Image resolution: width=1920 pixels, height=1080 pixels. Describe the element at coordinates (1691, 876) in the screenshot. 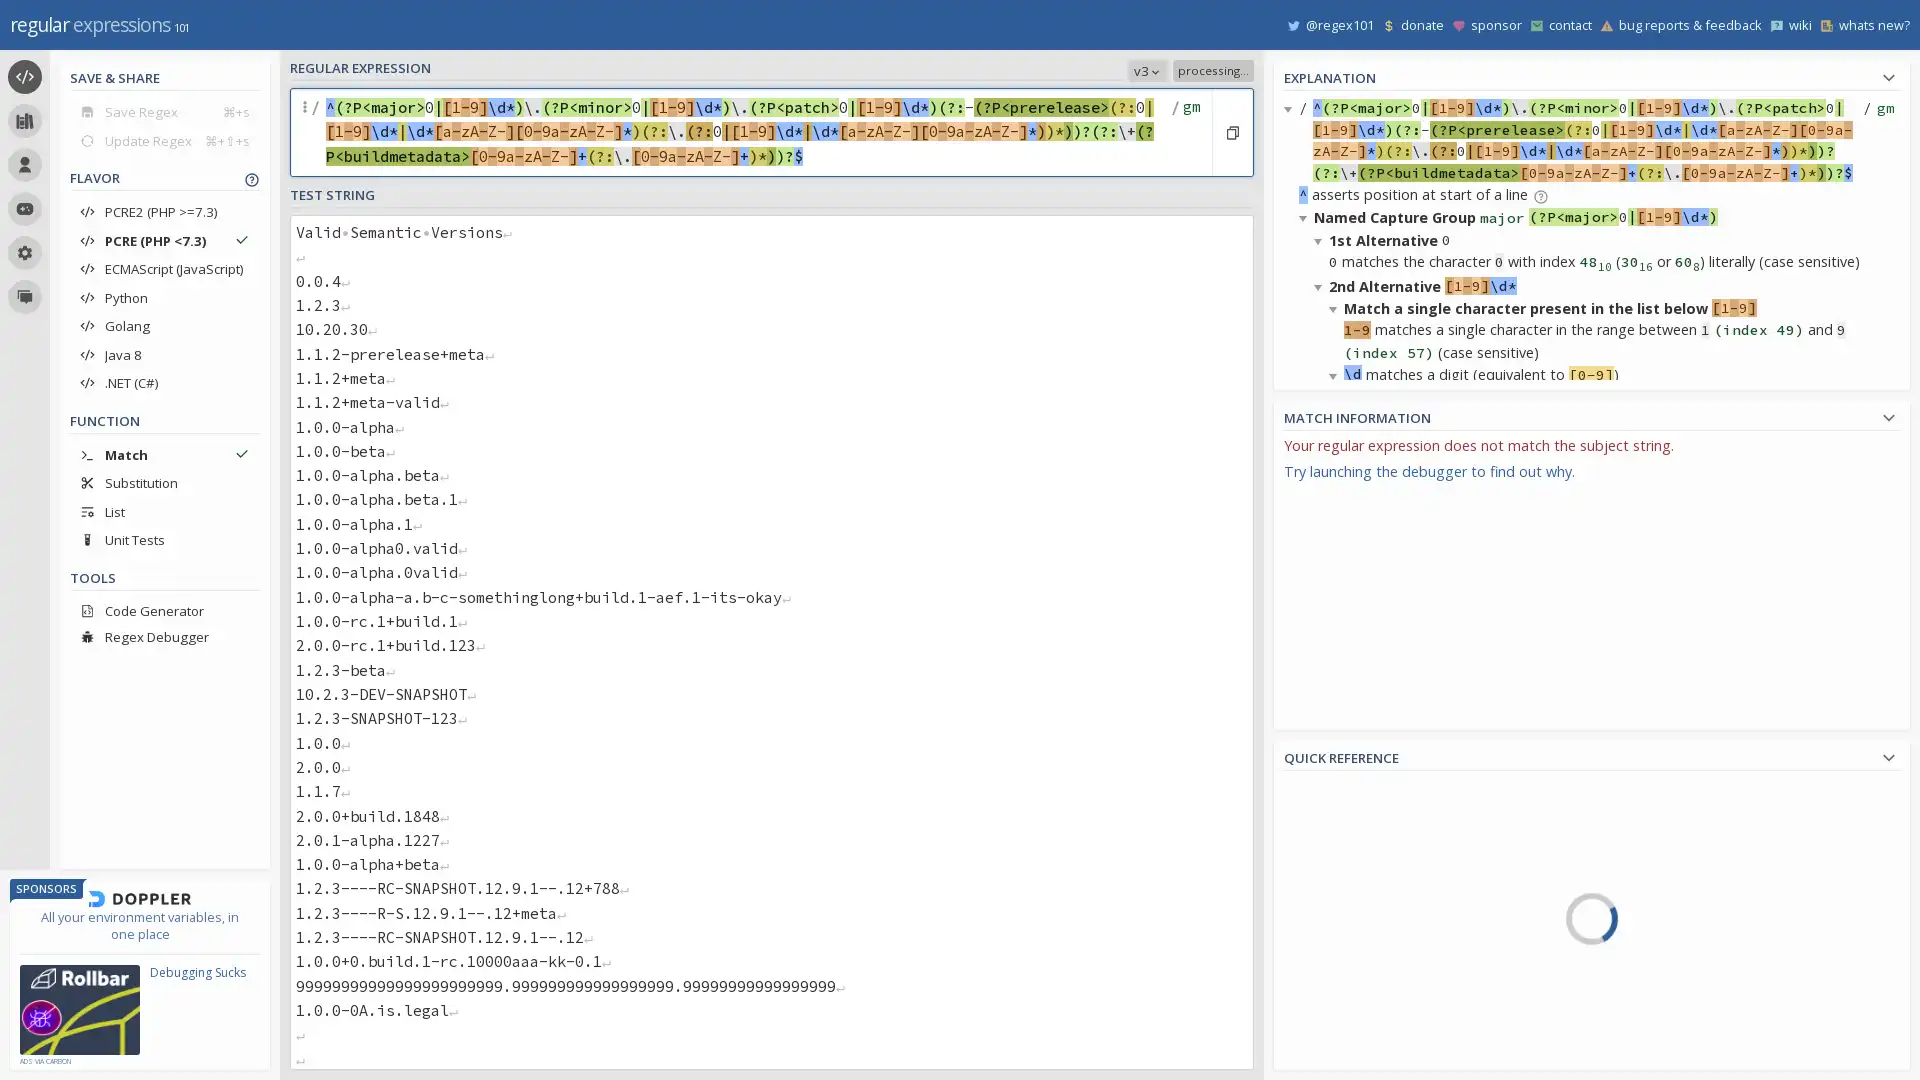

I see `A character not in the range: a-z [^a-z]` at that location.